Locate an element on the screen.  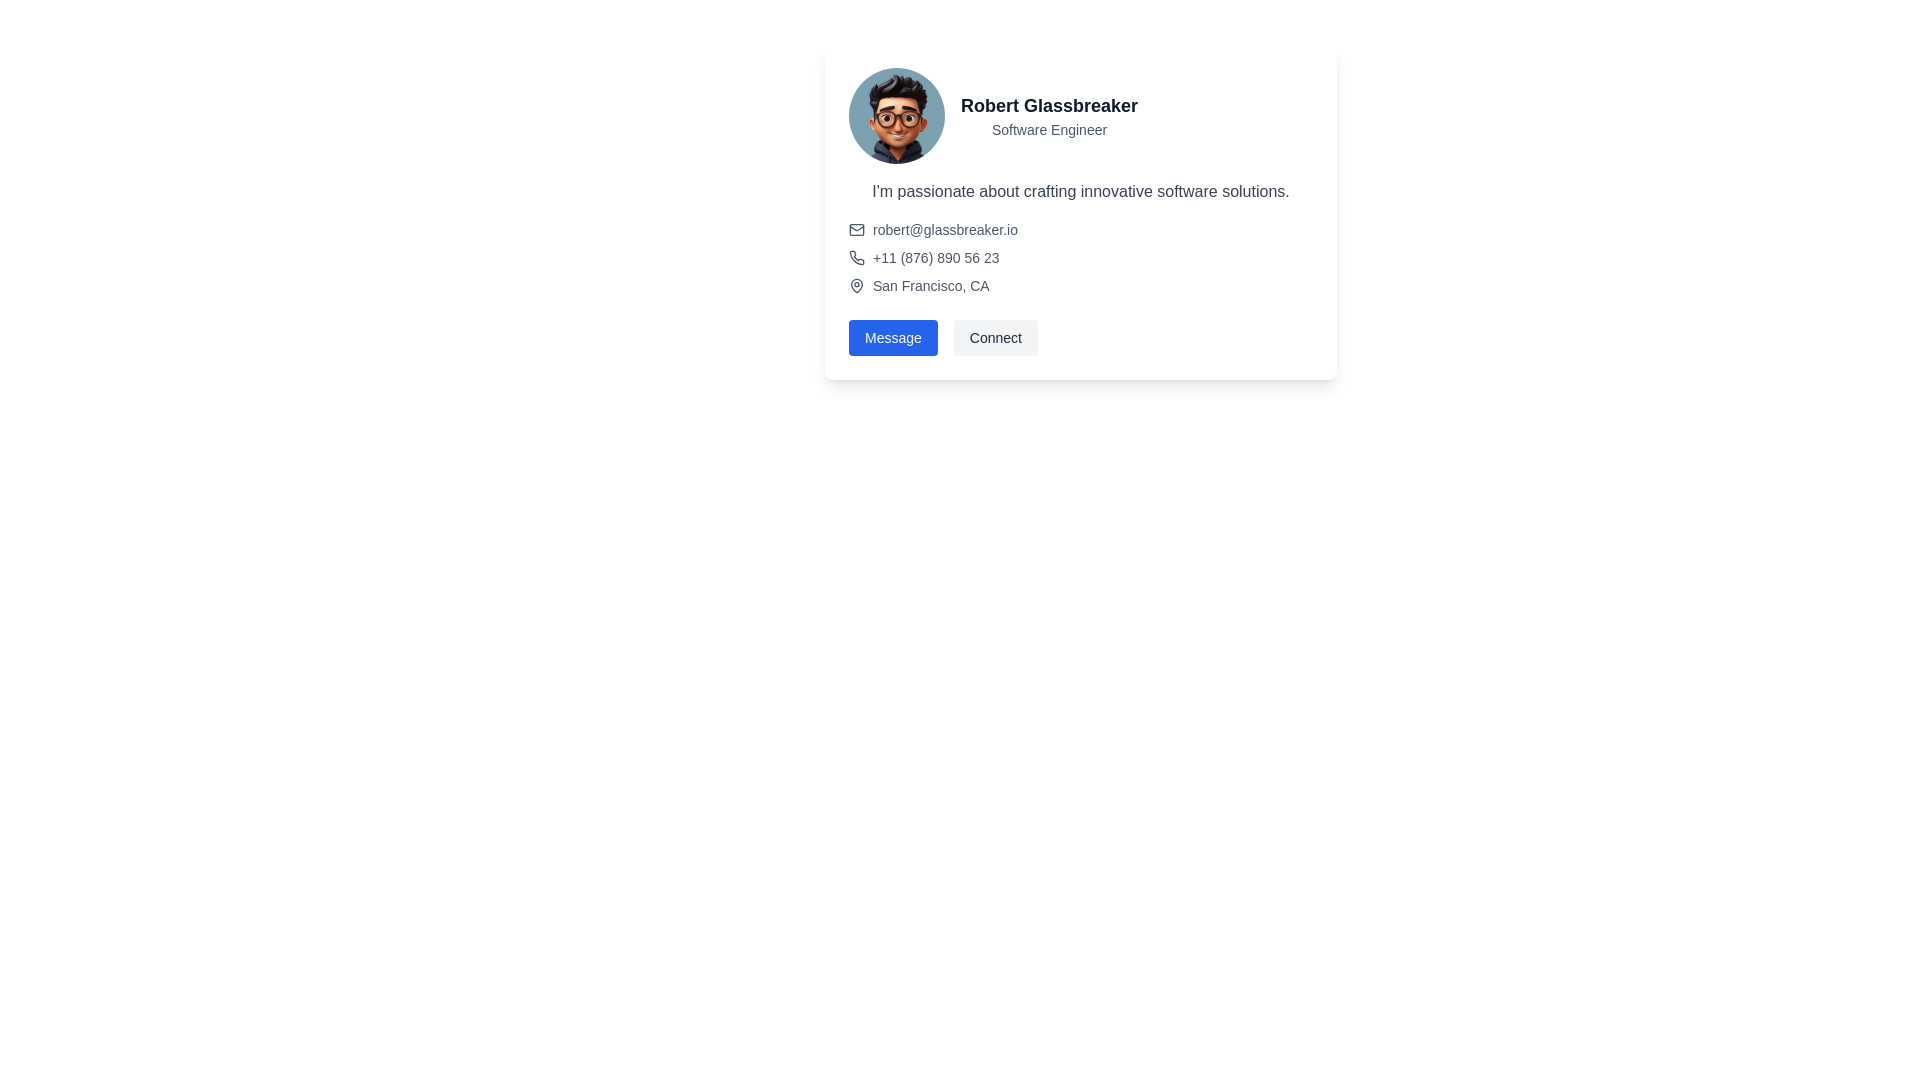
the email contact icon, positioned as the leftmost element in the email section of the user's contact details, to potentially see a tooltip or visual effect is located at coordinates (857, 229).